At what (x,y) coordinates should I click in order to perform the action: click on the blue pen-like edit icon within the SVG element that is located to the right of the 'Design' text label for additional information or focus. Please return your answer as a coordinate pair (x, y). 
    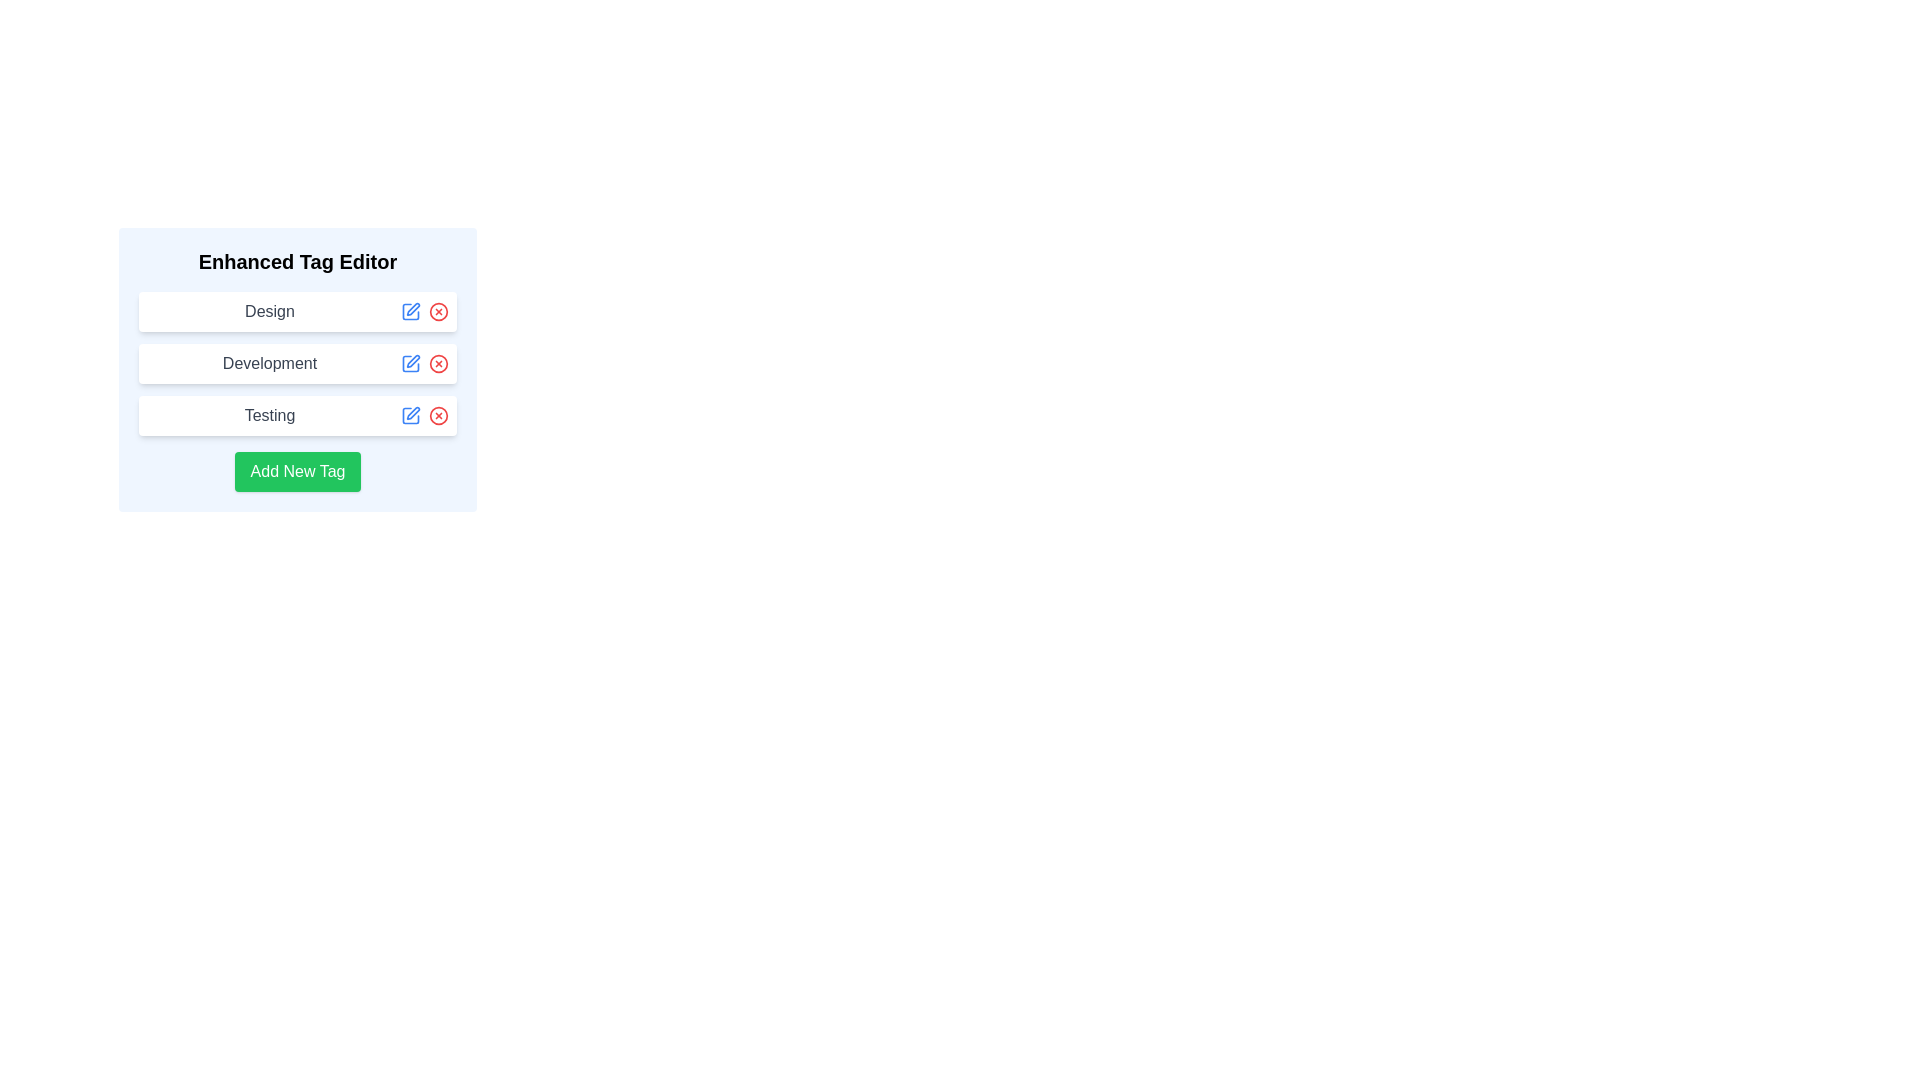
    Looking at the image, I should click on (412, 309).